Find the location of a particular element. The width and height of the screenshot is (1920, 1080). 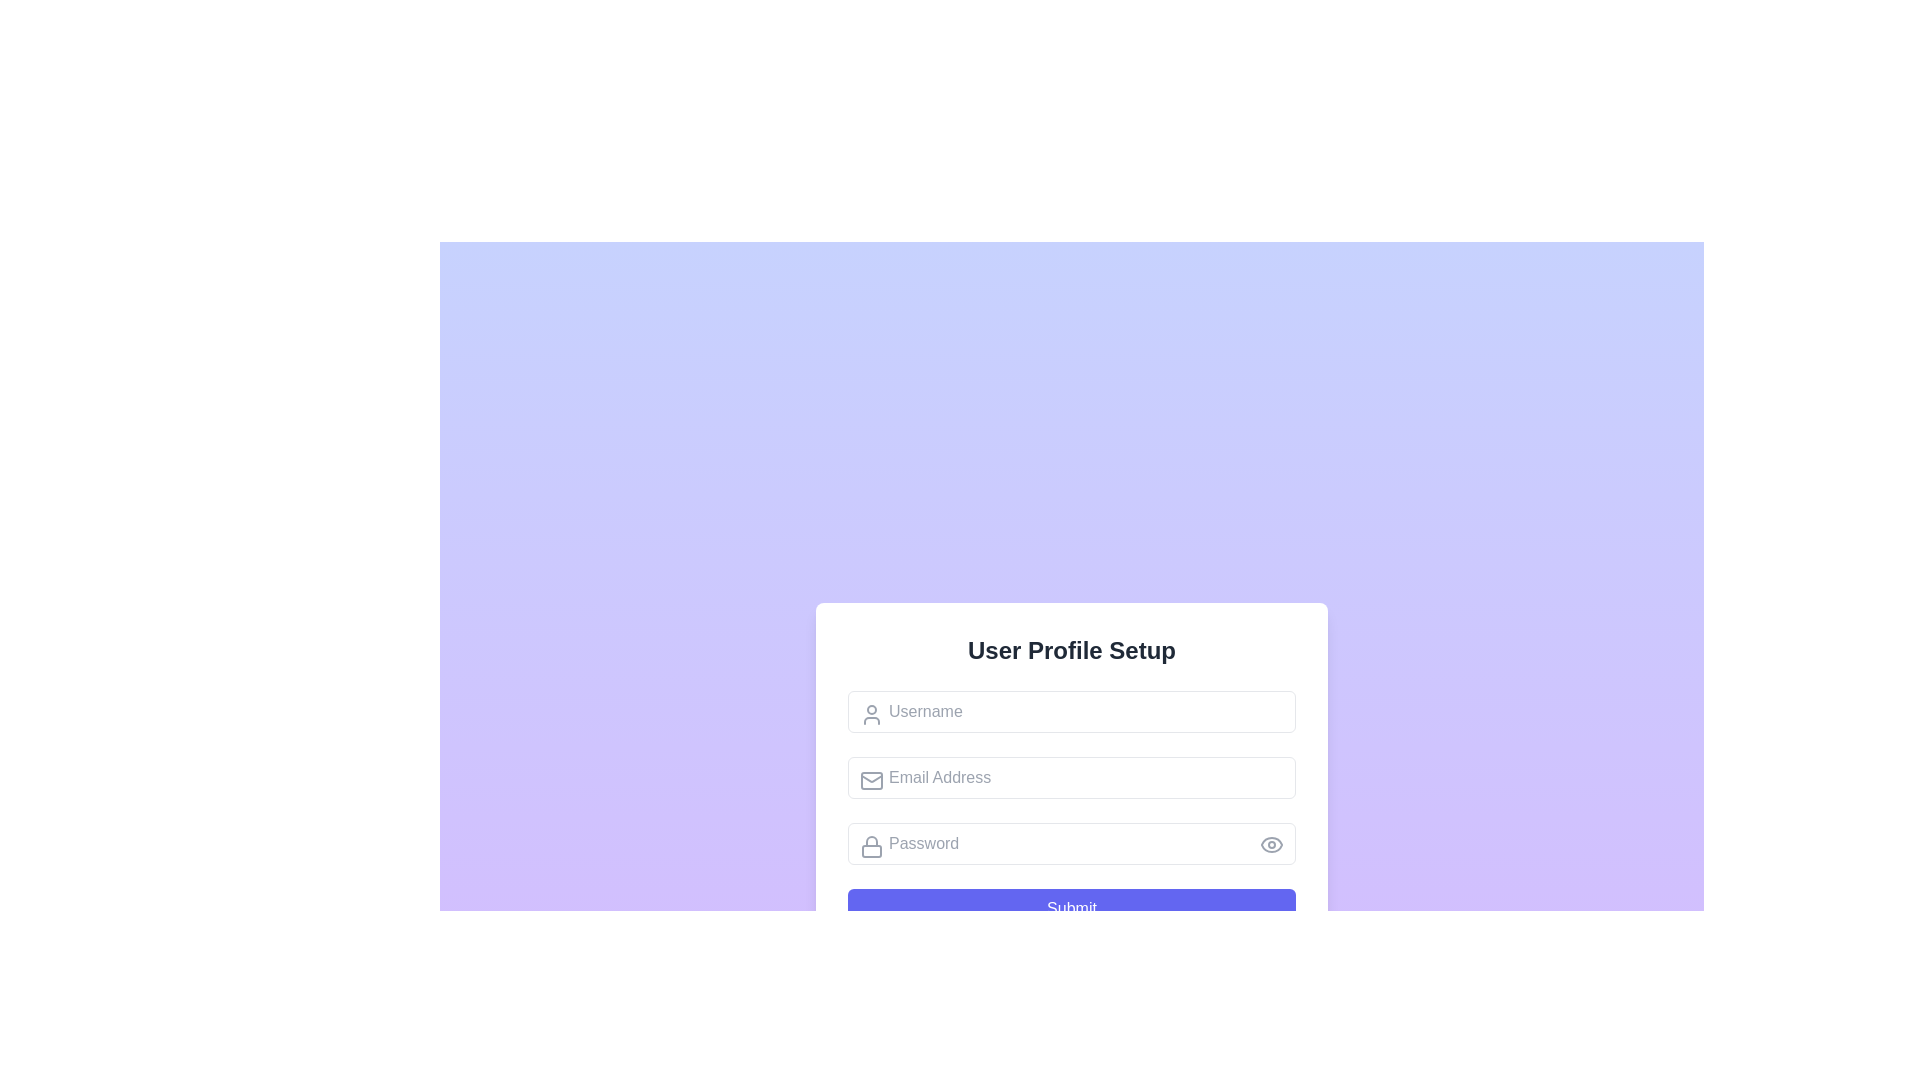

the email icon's envelope outline SVG shape, which is located to the left of the 'Email Address' text input field is located at coordinates (872, 779).